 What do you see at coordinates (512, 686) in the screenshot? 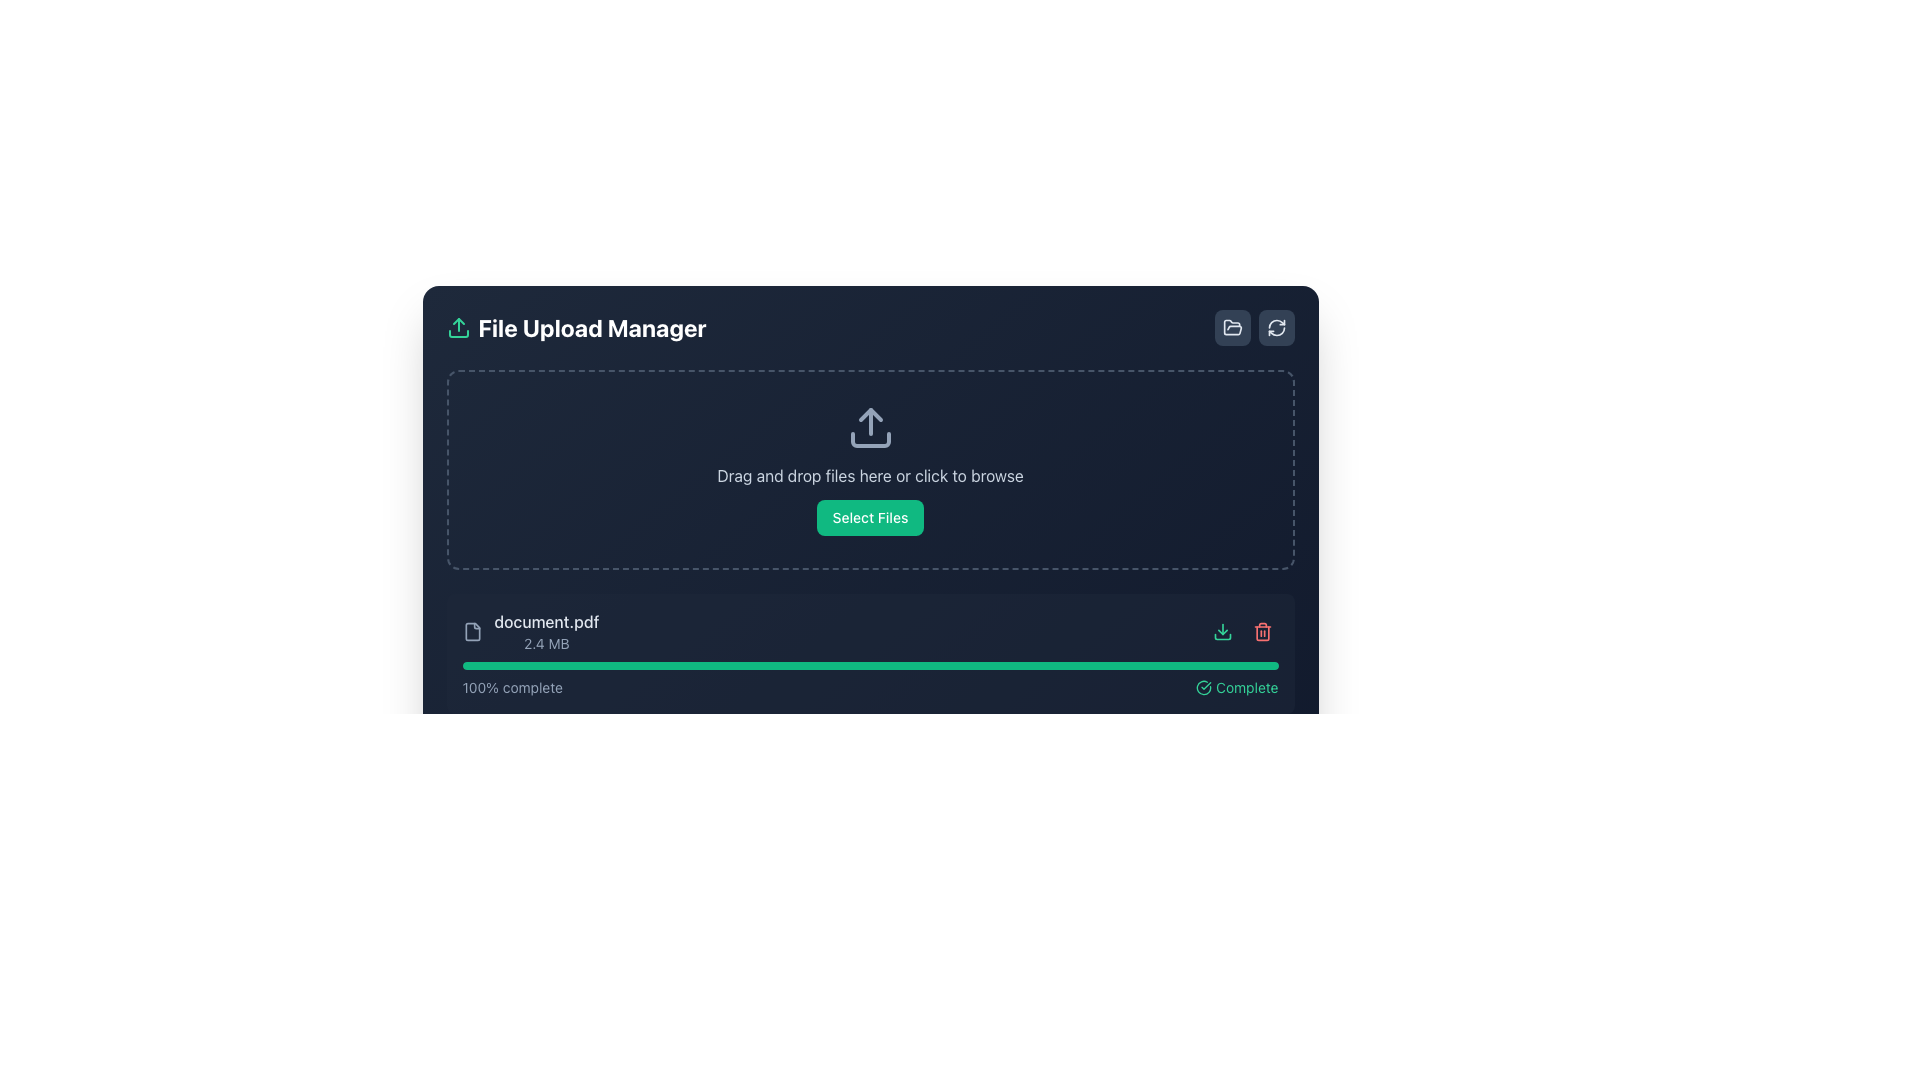
I see `the text label displaying '100% complete' in light slate gray, which is part of the feedback section indicating progress, located at the lower section of the UI, aligned to the left side beneath a green progress bar` at bounding box center [512, 686].